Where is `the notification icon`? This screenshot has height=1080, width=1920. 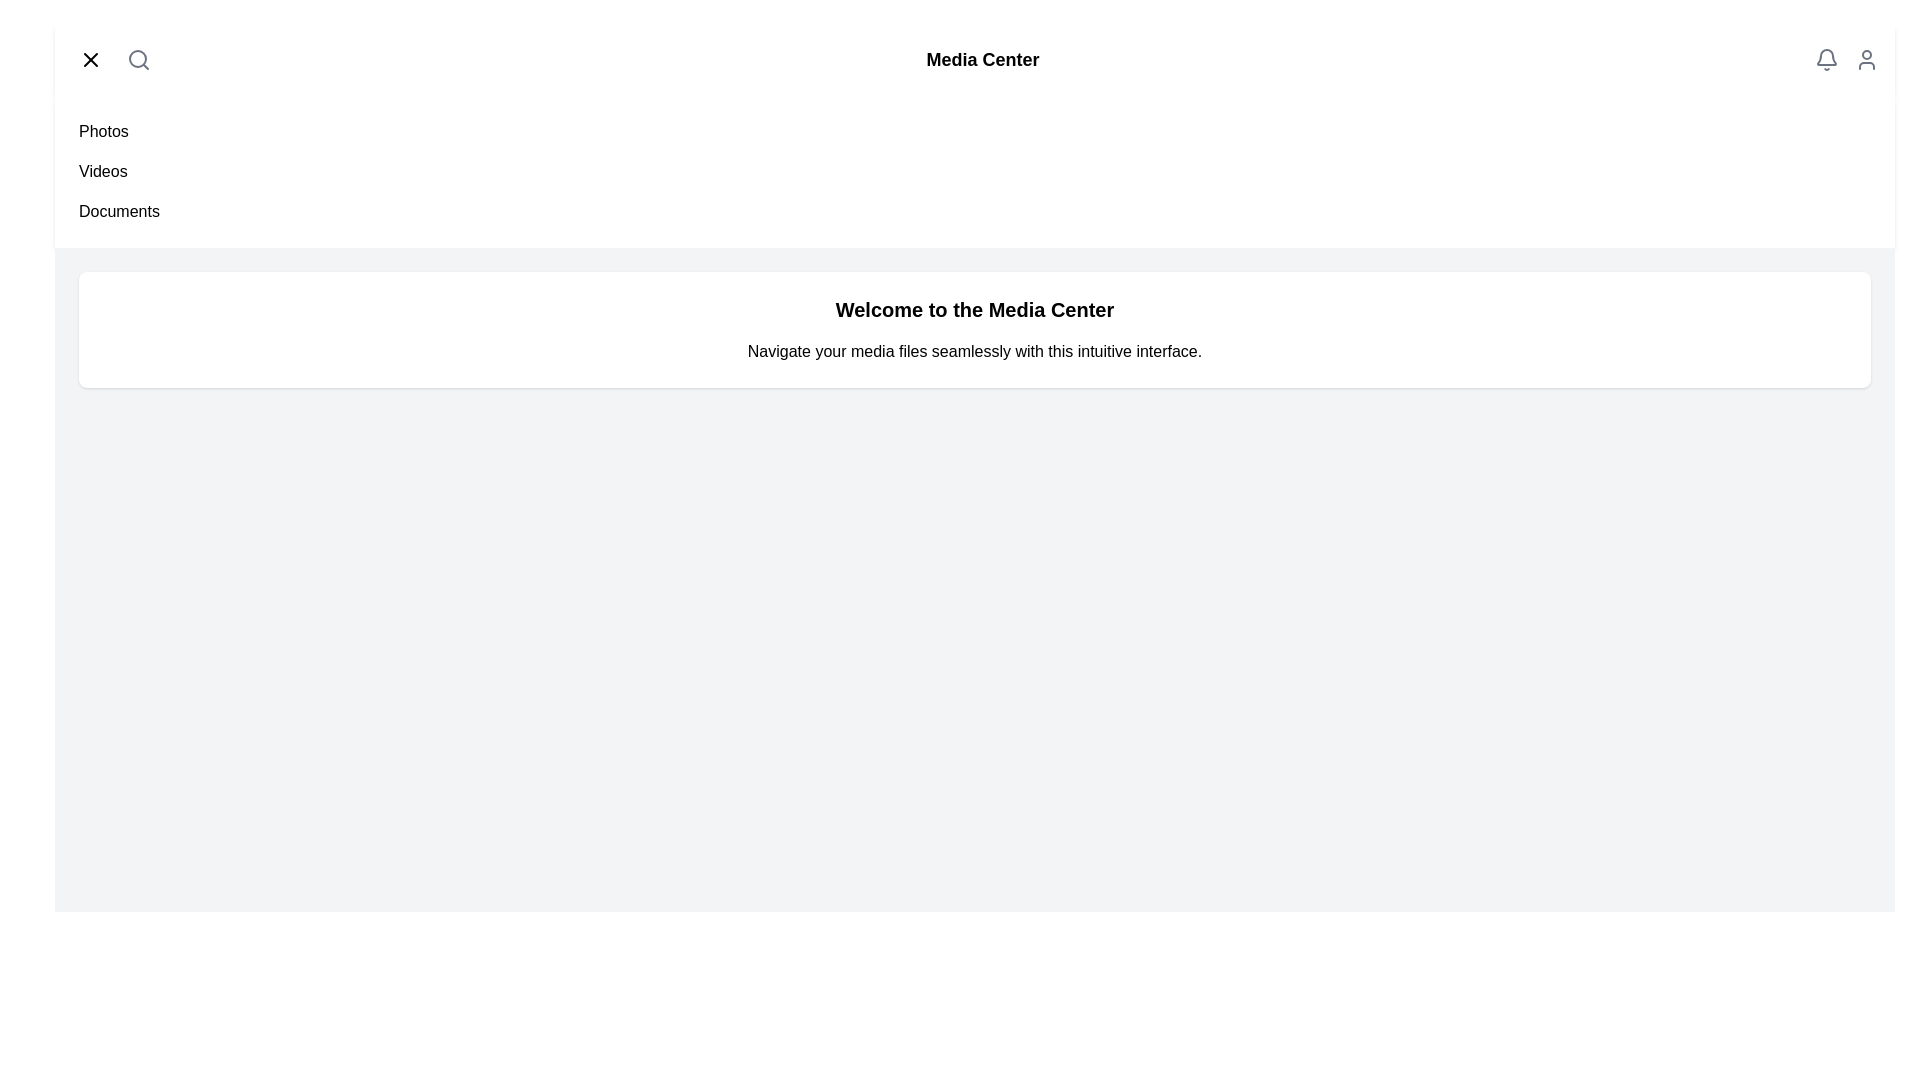
the notification icon is located at coordinates (1827, 59).